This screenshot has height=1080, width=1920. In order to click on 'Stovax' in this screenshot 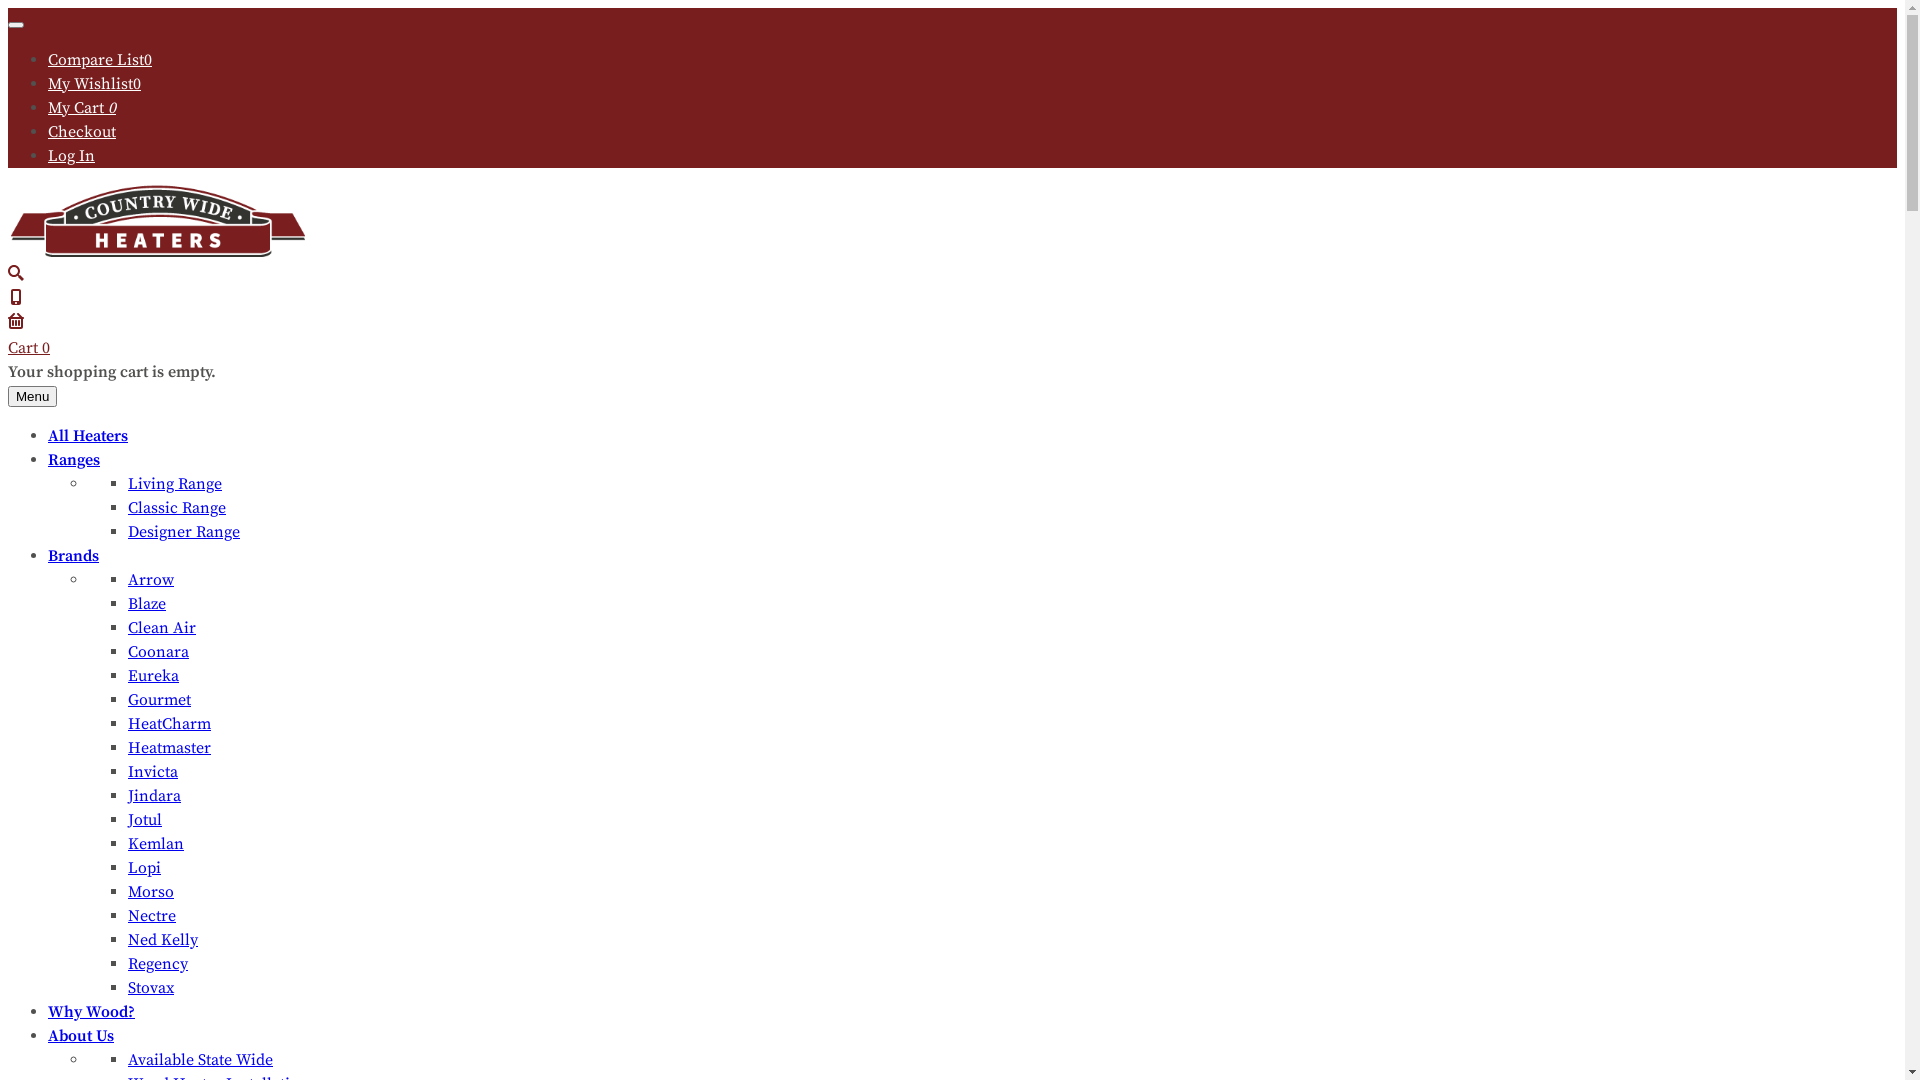, I will do `click(149, 986)`.